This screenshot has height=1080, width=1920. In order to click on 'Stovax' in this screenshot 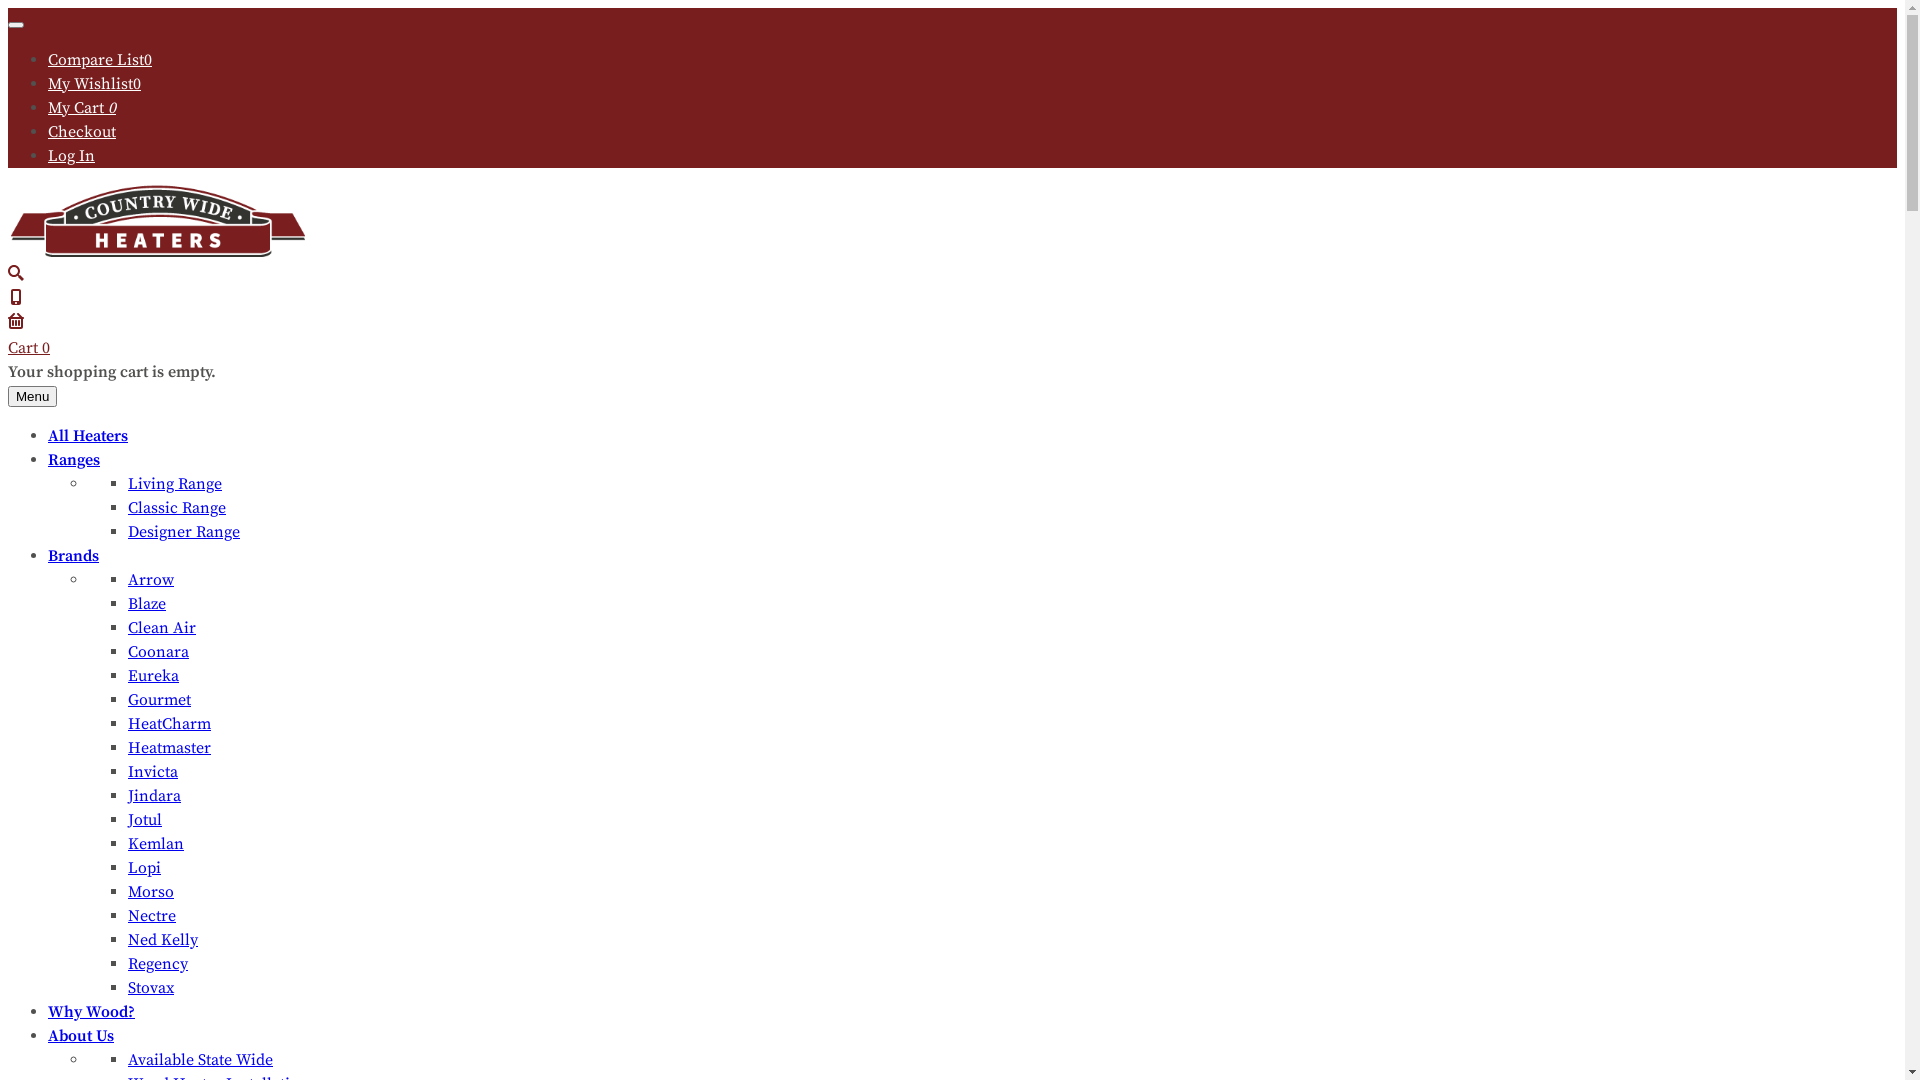, I will do `click(149, 986)`.